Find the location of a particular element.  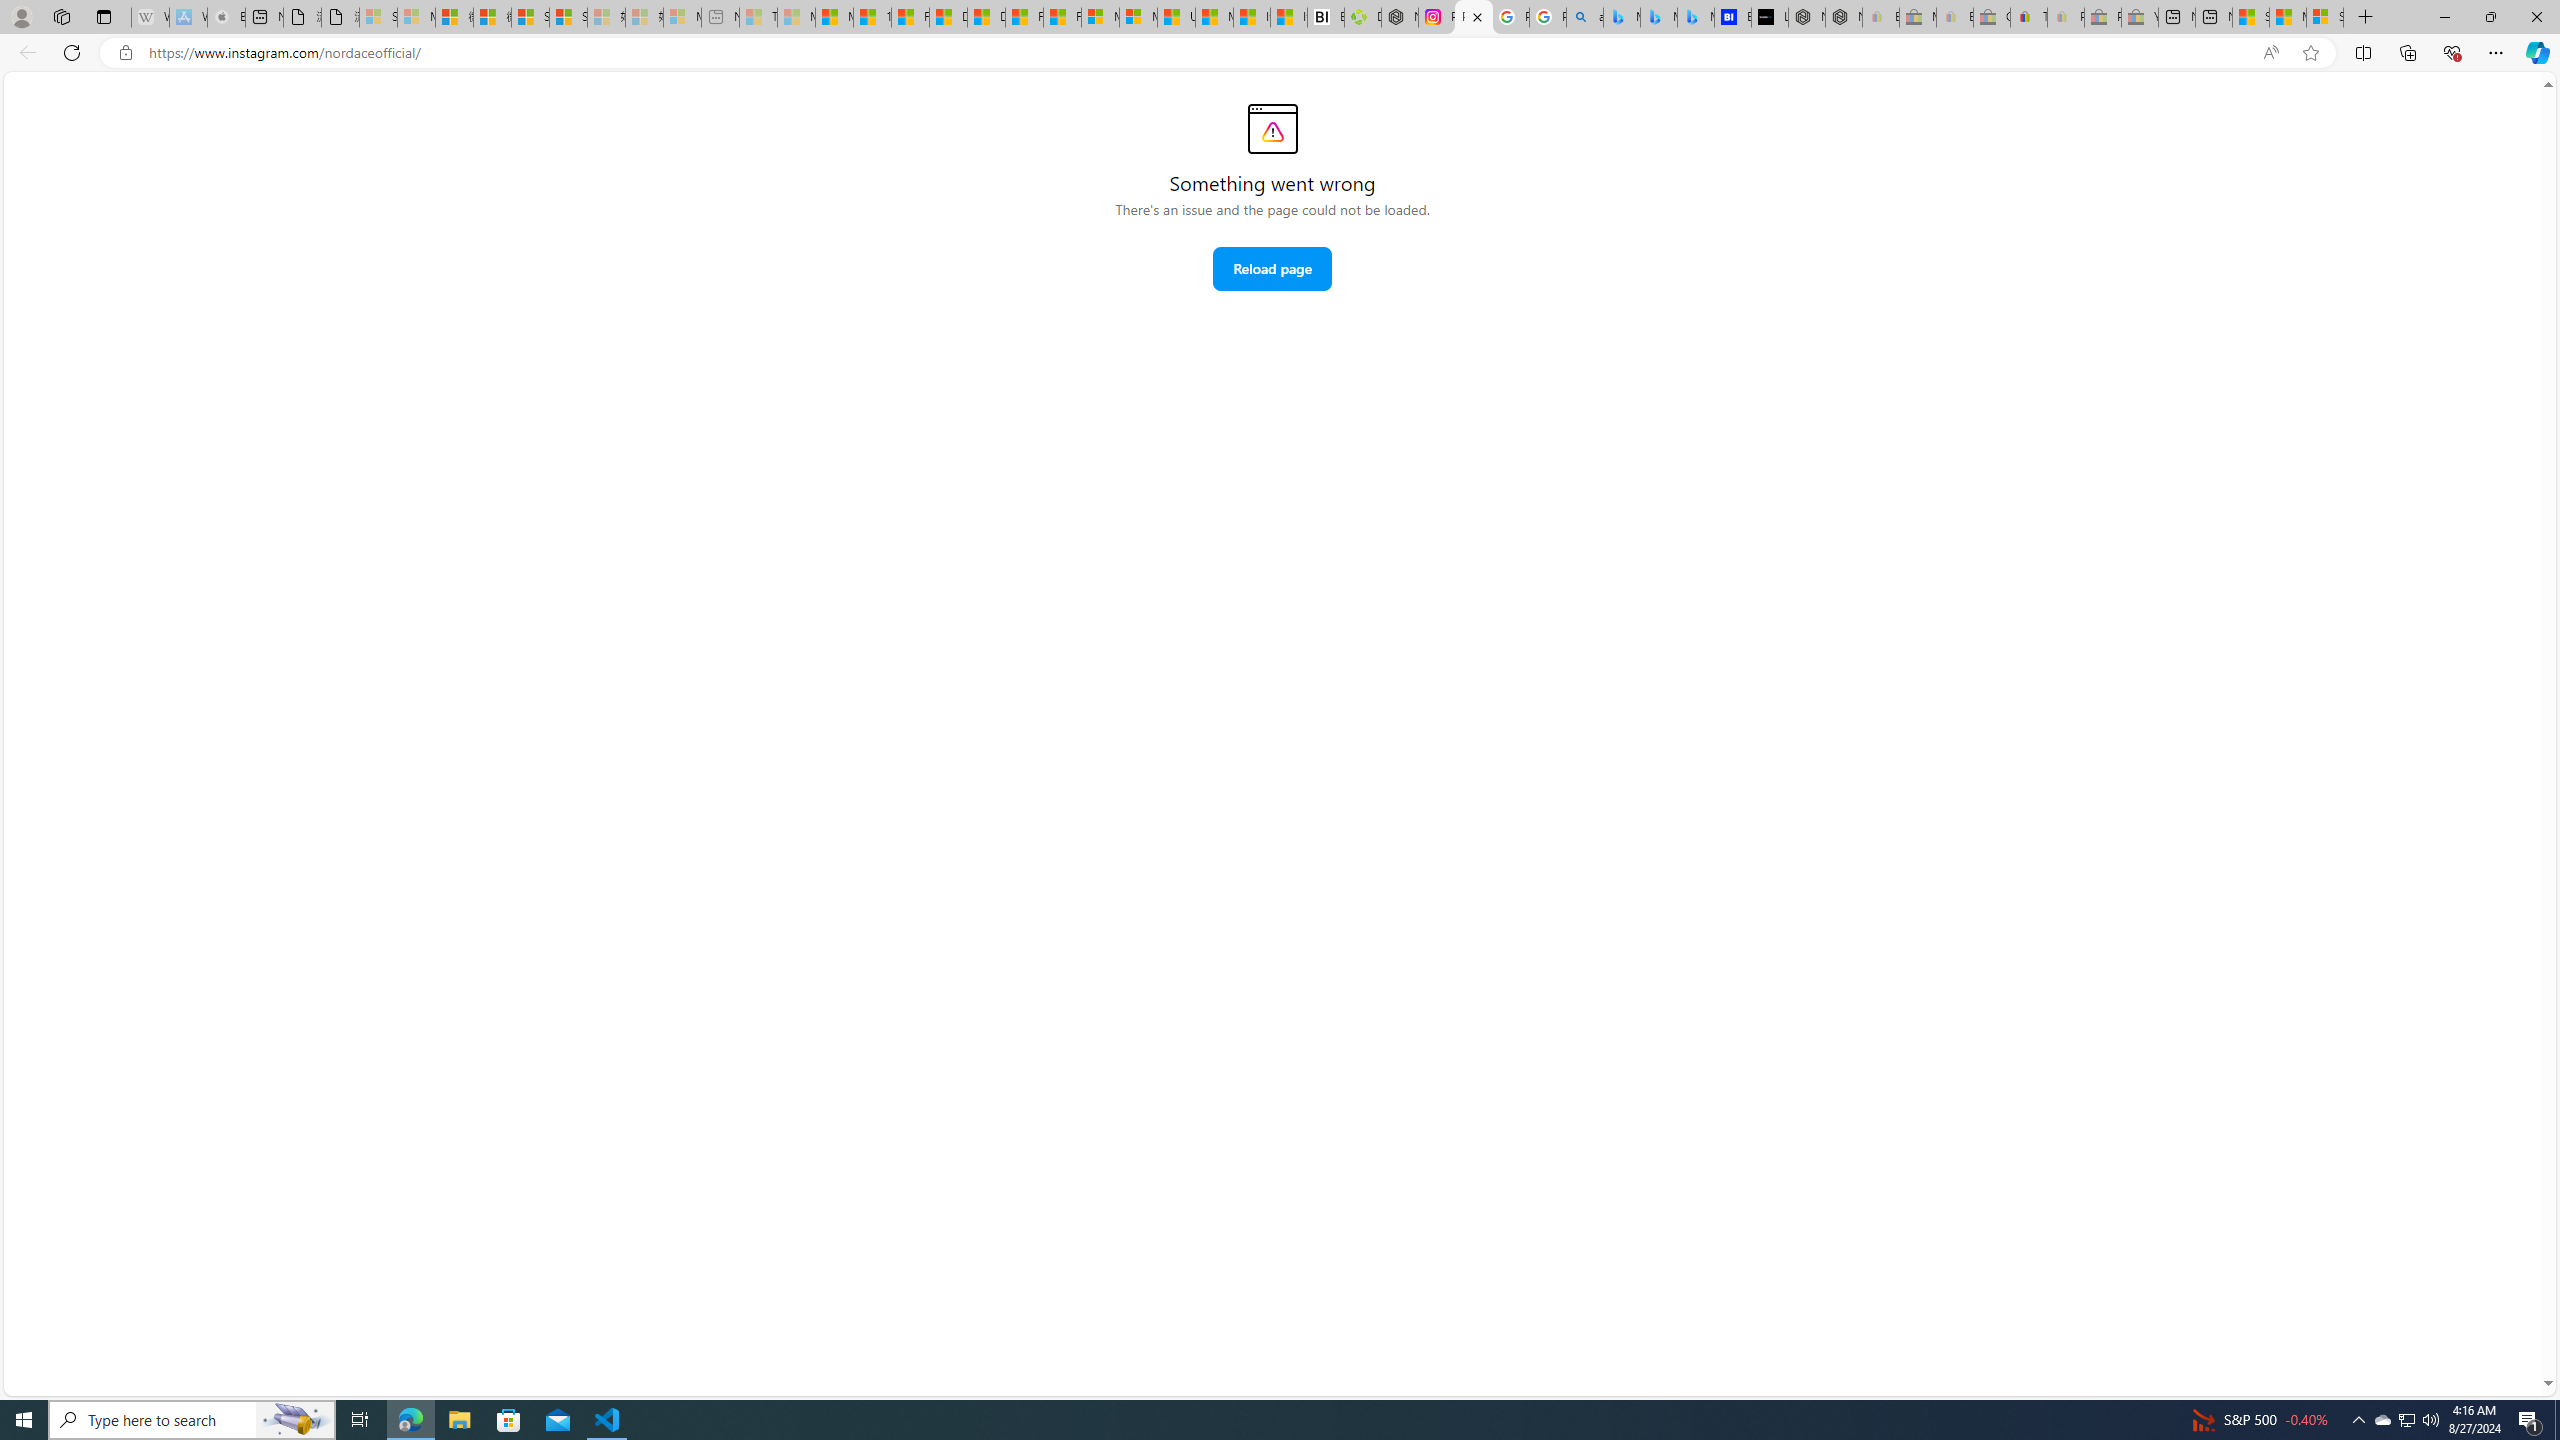

'Yard, Garden & Outdoor Living - Sleeping' is located at coordinates (2137, 16).